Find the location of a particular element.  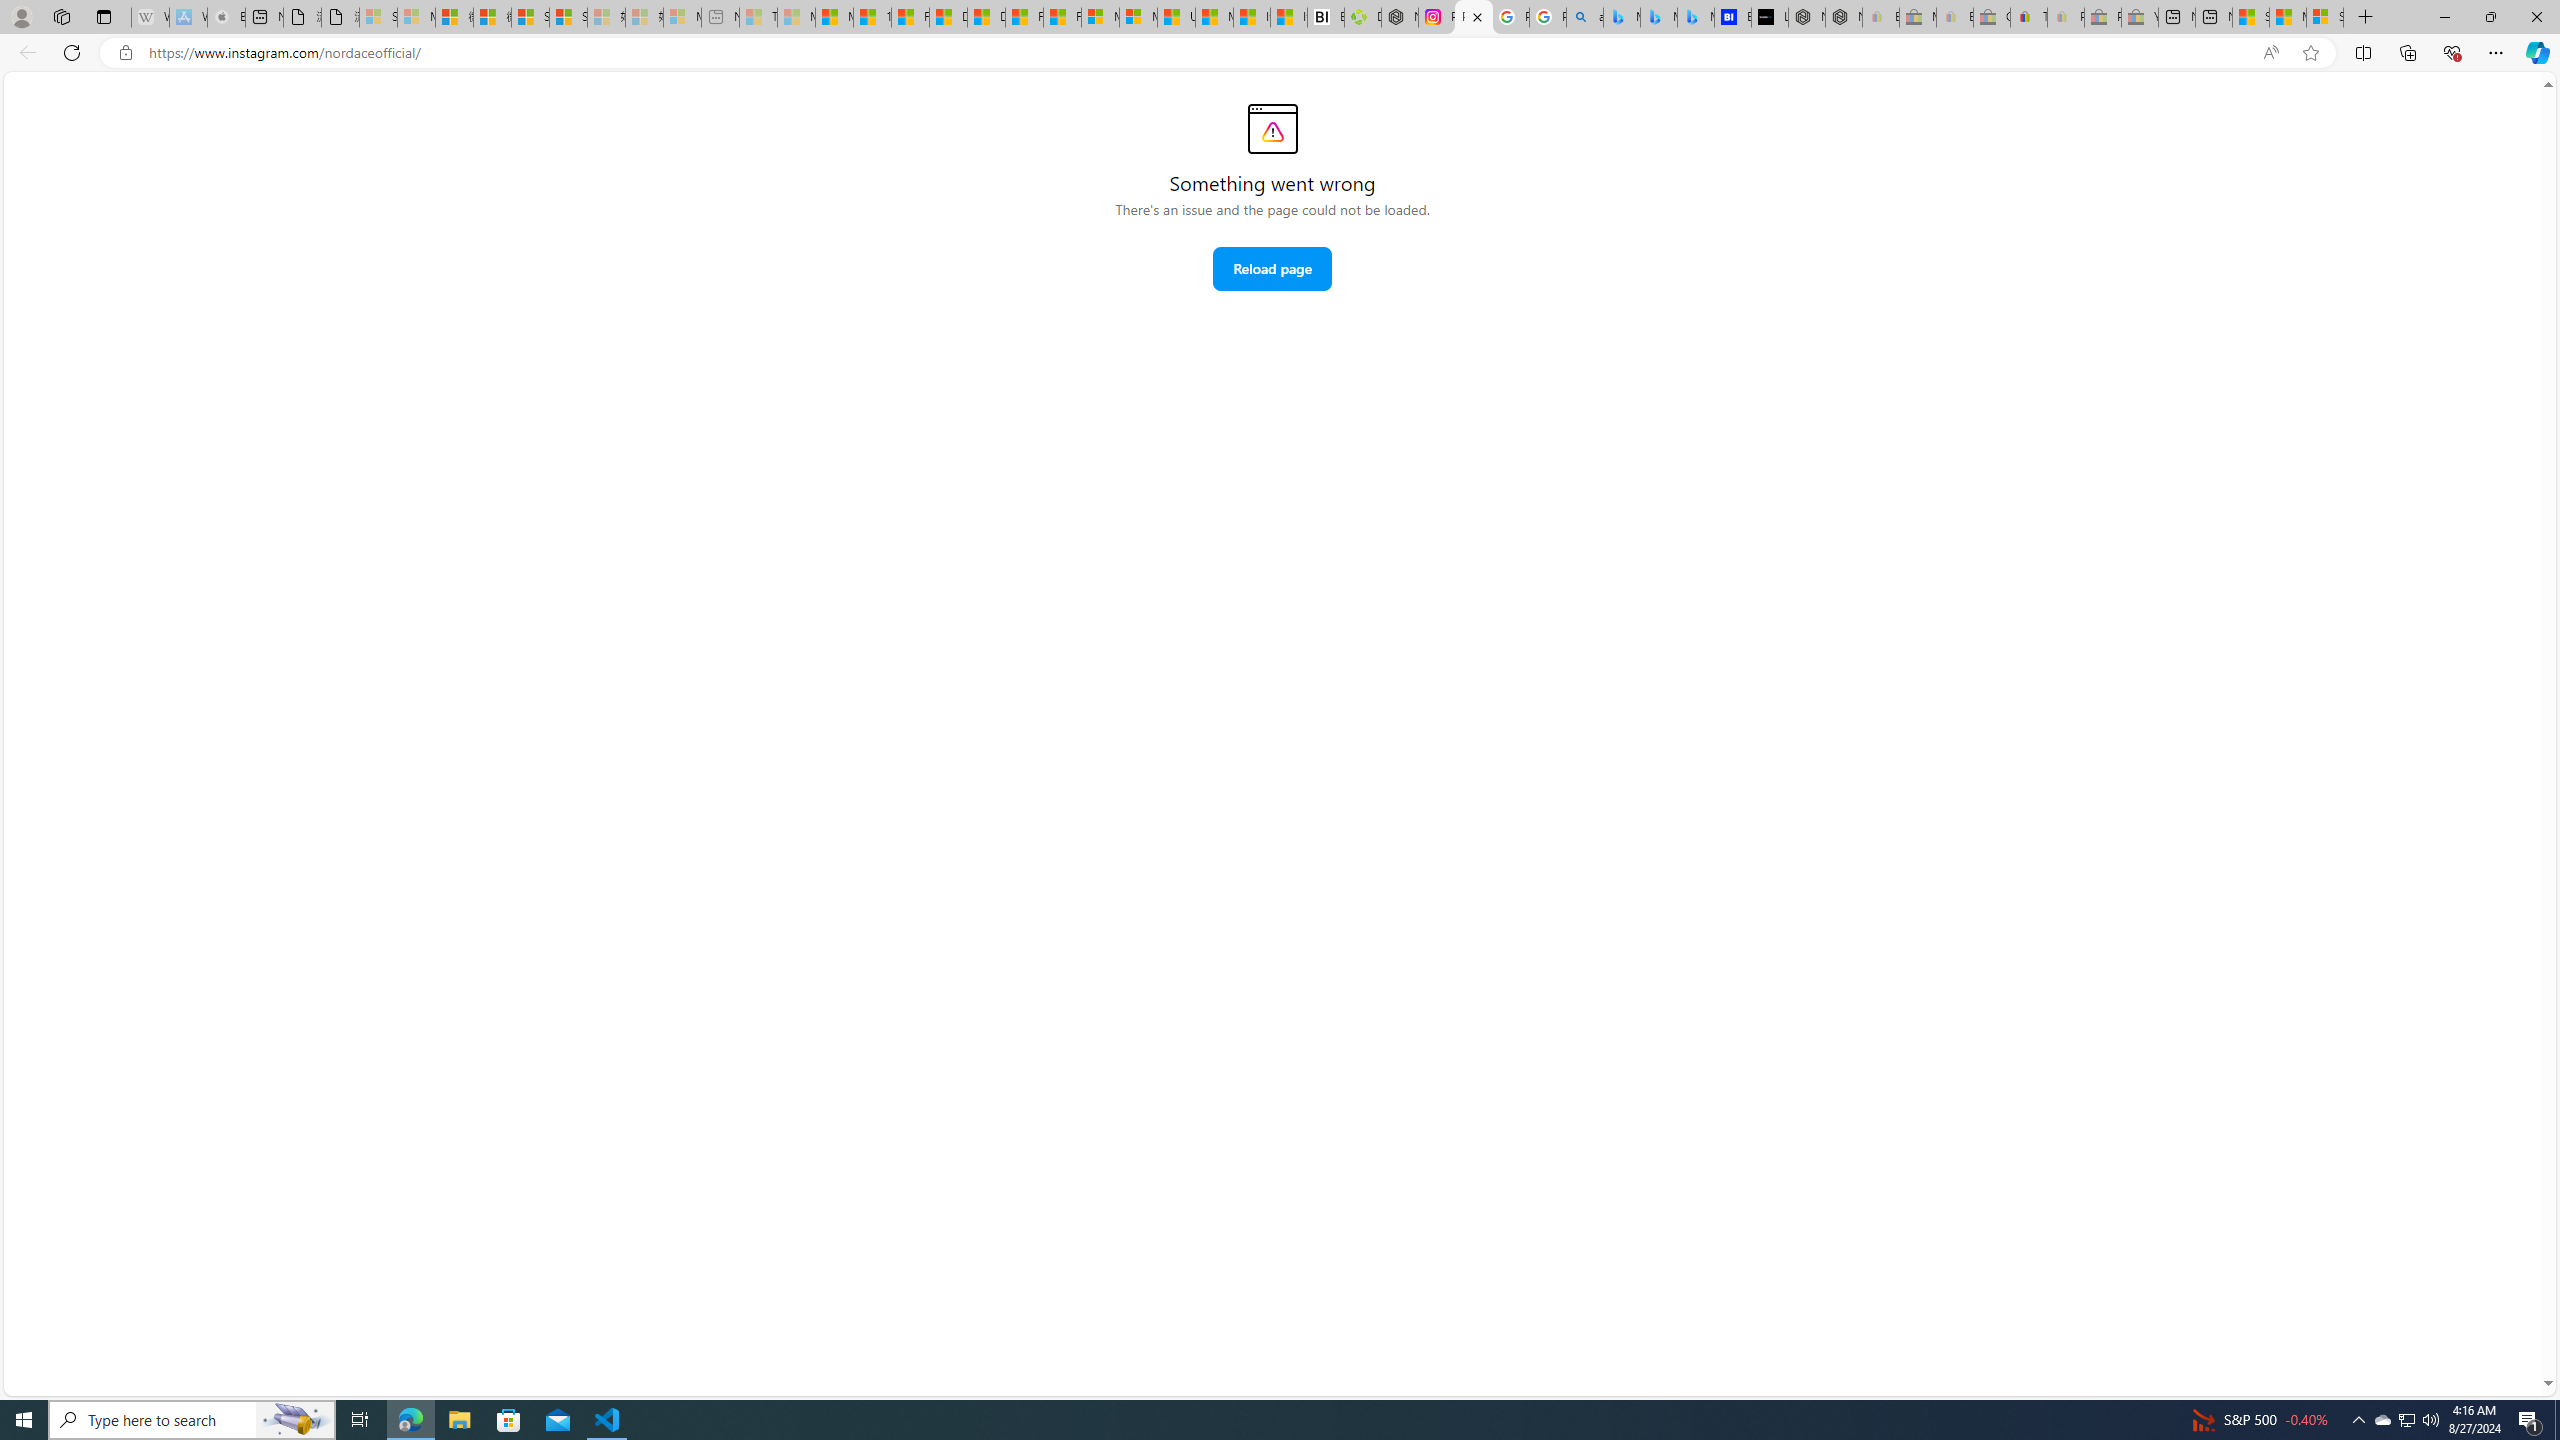

'Yard, Garden & Outdoor Living - Sleeping' is located at coordinates (2137, 16).